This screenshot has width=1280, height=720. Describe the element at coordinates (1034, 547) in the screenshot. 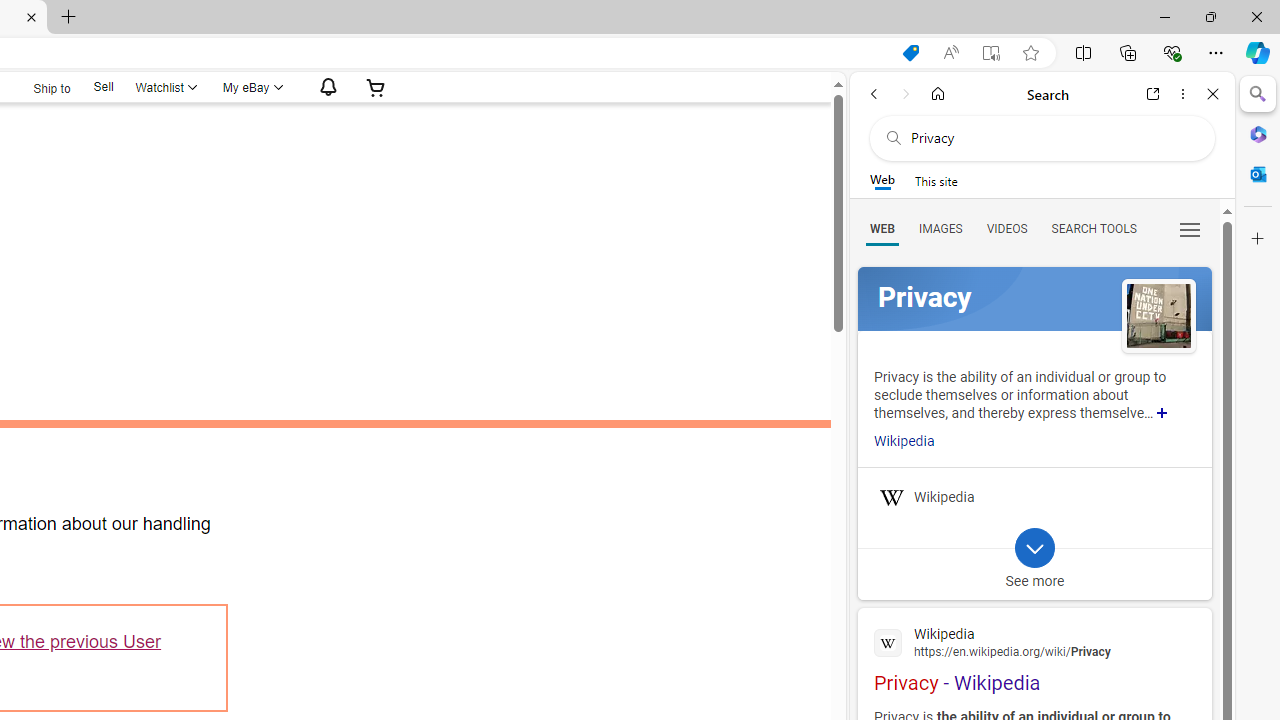

I see `'Class: b_exp_chevron_svg b_expmob_chev'` at that location.